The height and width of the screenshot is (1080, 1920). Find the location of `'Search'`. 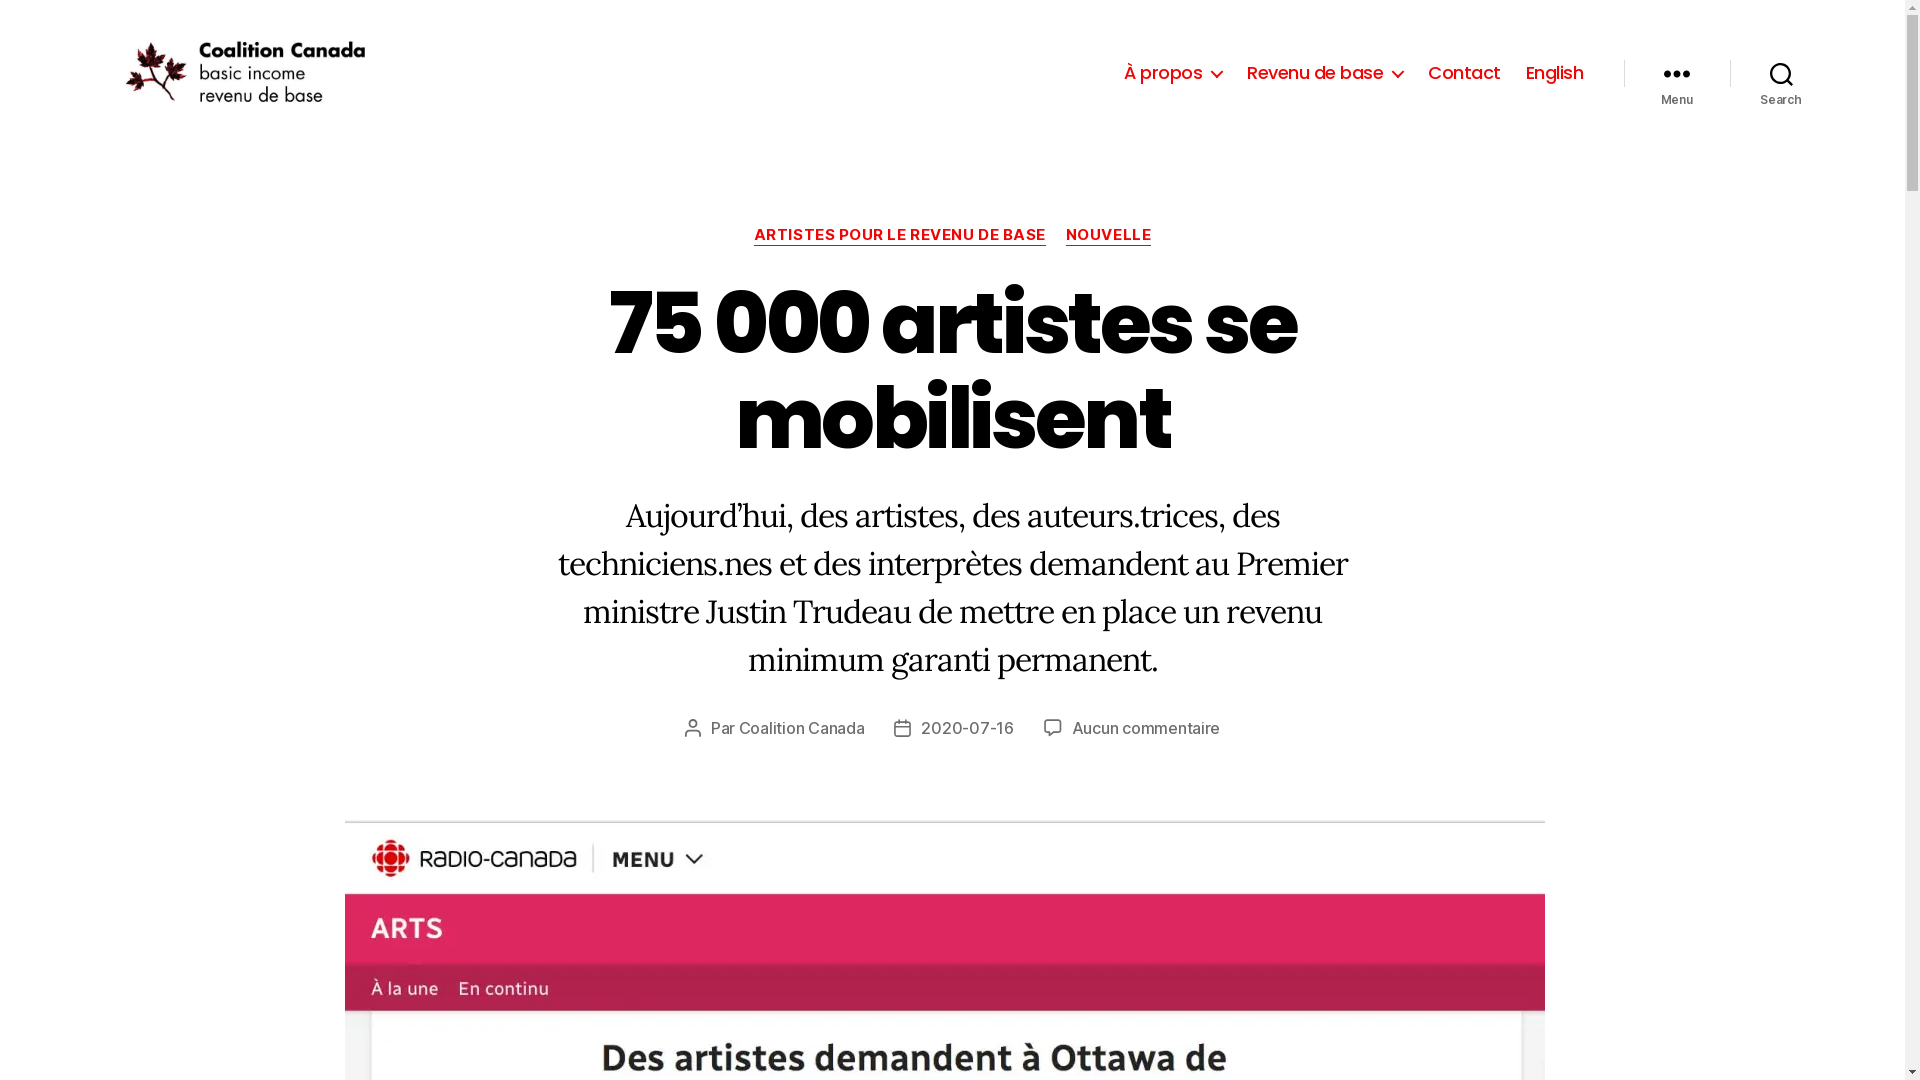

'Search' is located at coordinates (1728, 72).